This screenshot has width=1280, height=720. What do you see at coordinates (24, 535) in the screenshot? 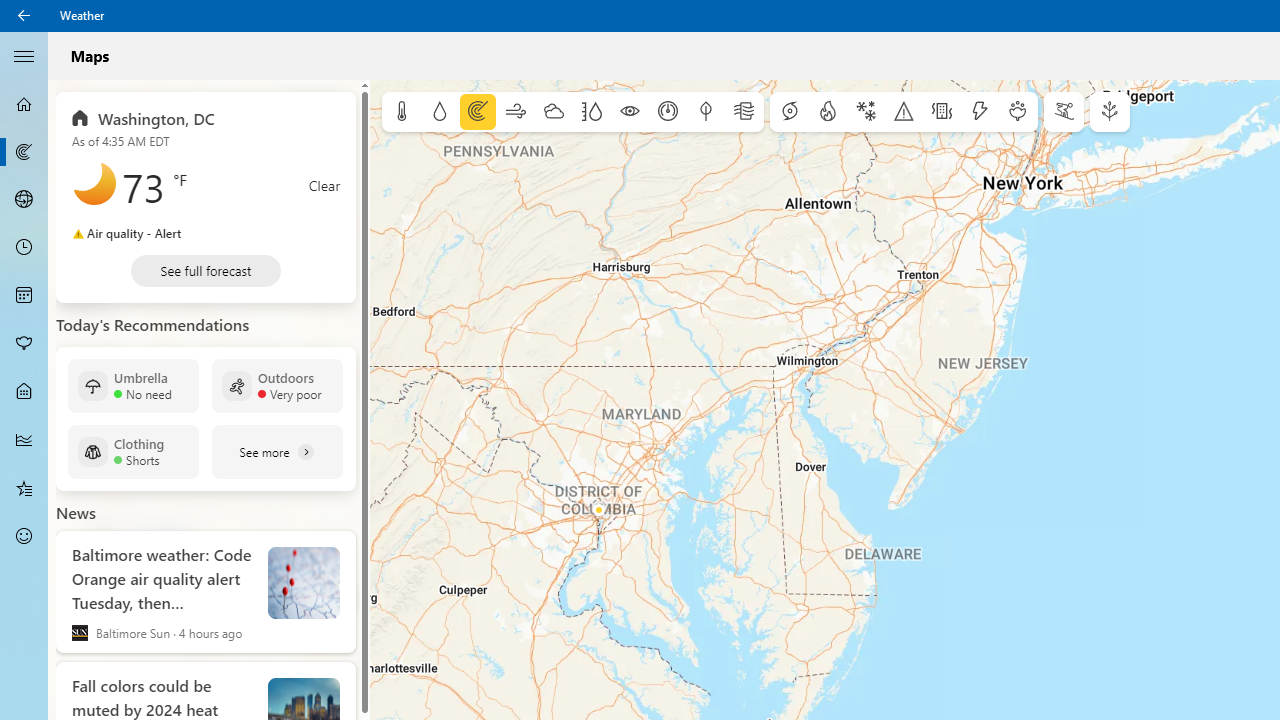
I see `'Send Feedback - Not Selected'` at bounding box center [24, 535].